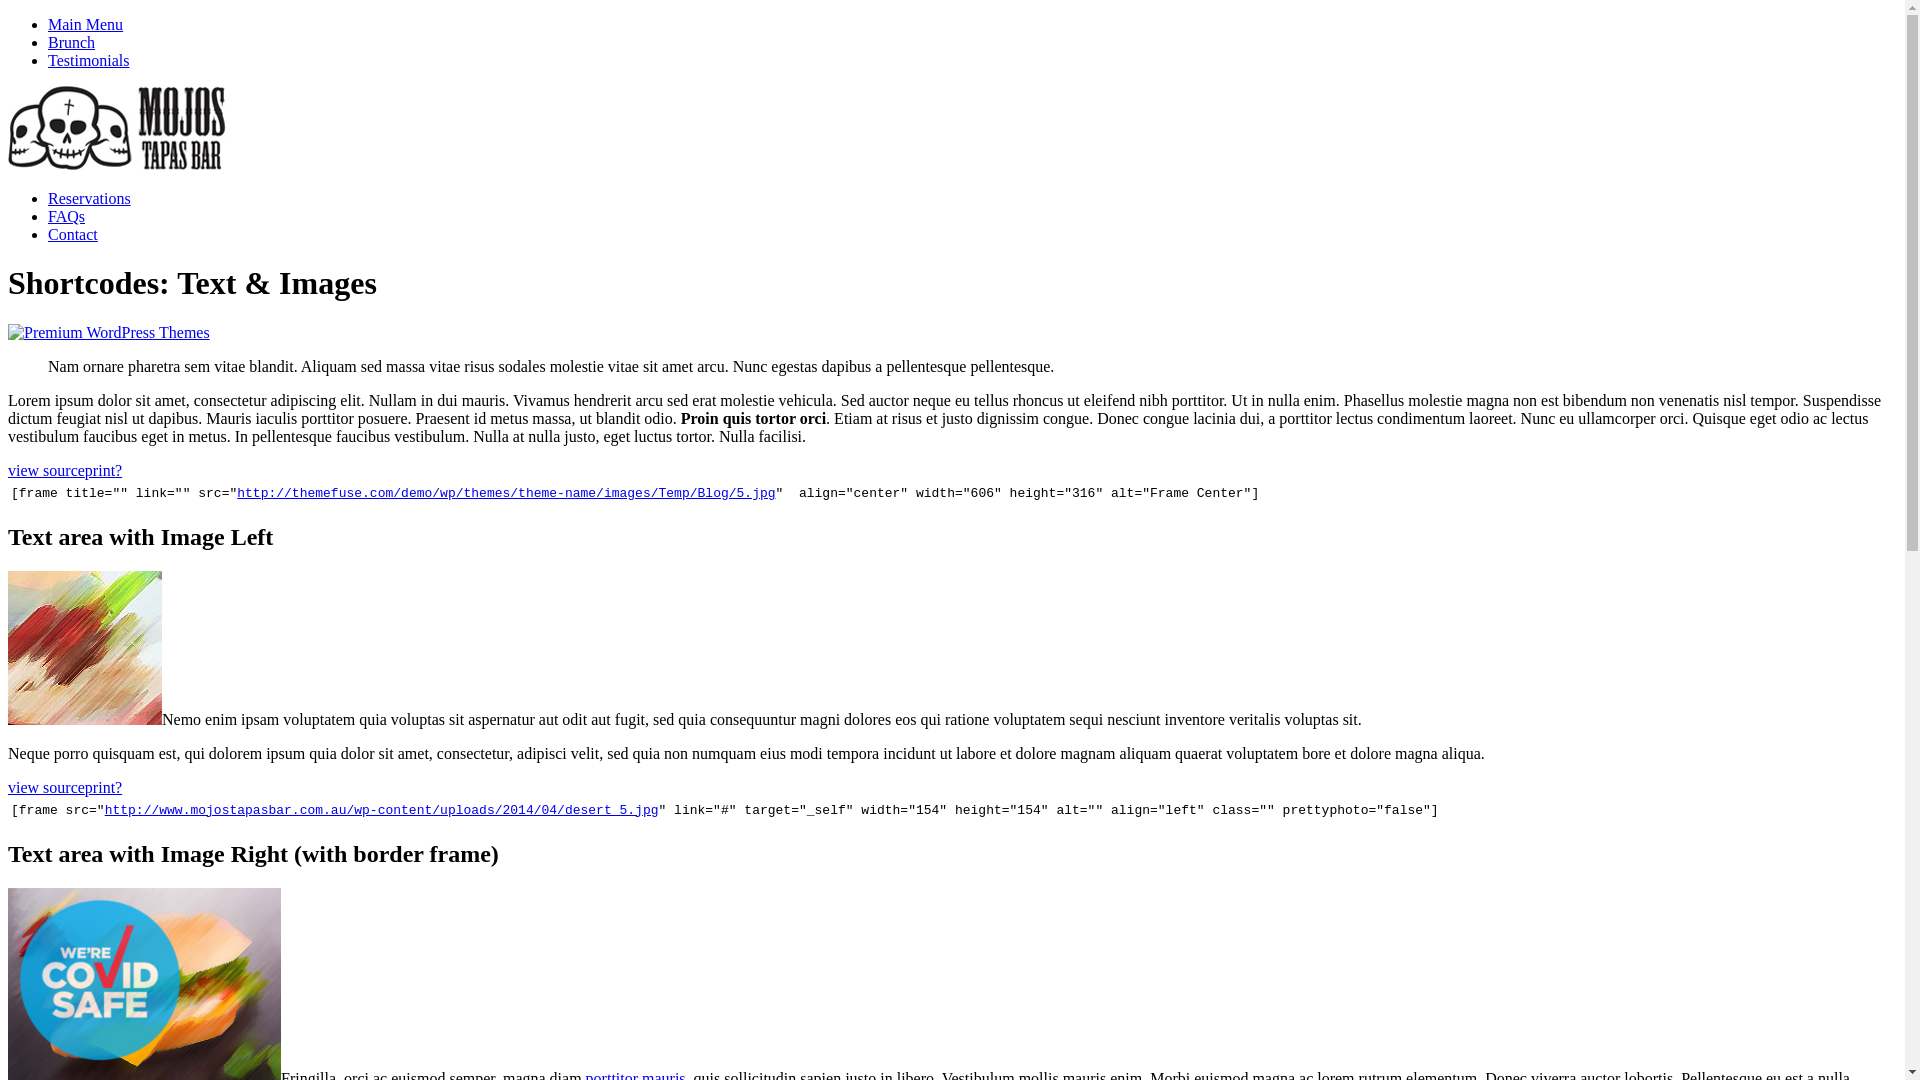  I want to click on 'Main Menu', so click(84, 24).